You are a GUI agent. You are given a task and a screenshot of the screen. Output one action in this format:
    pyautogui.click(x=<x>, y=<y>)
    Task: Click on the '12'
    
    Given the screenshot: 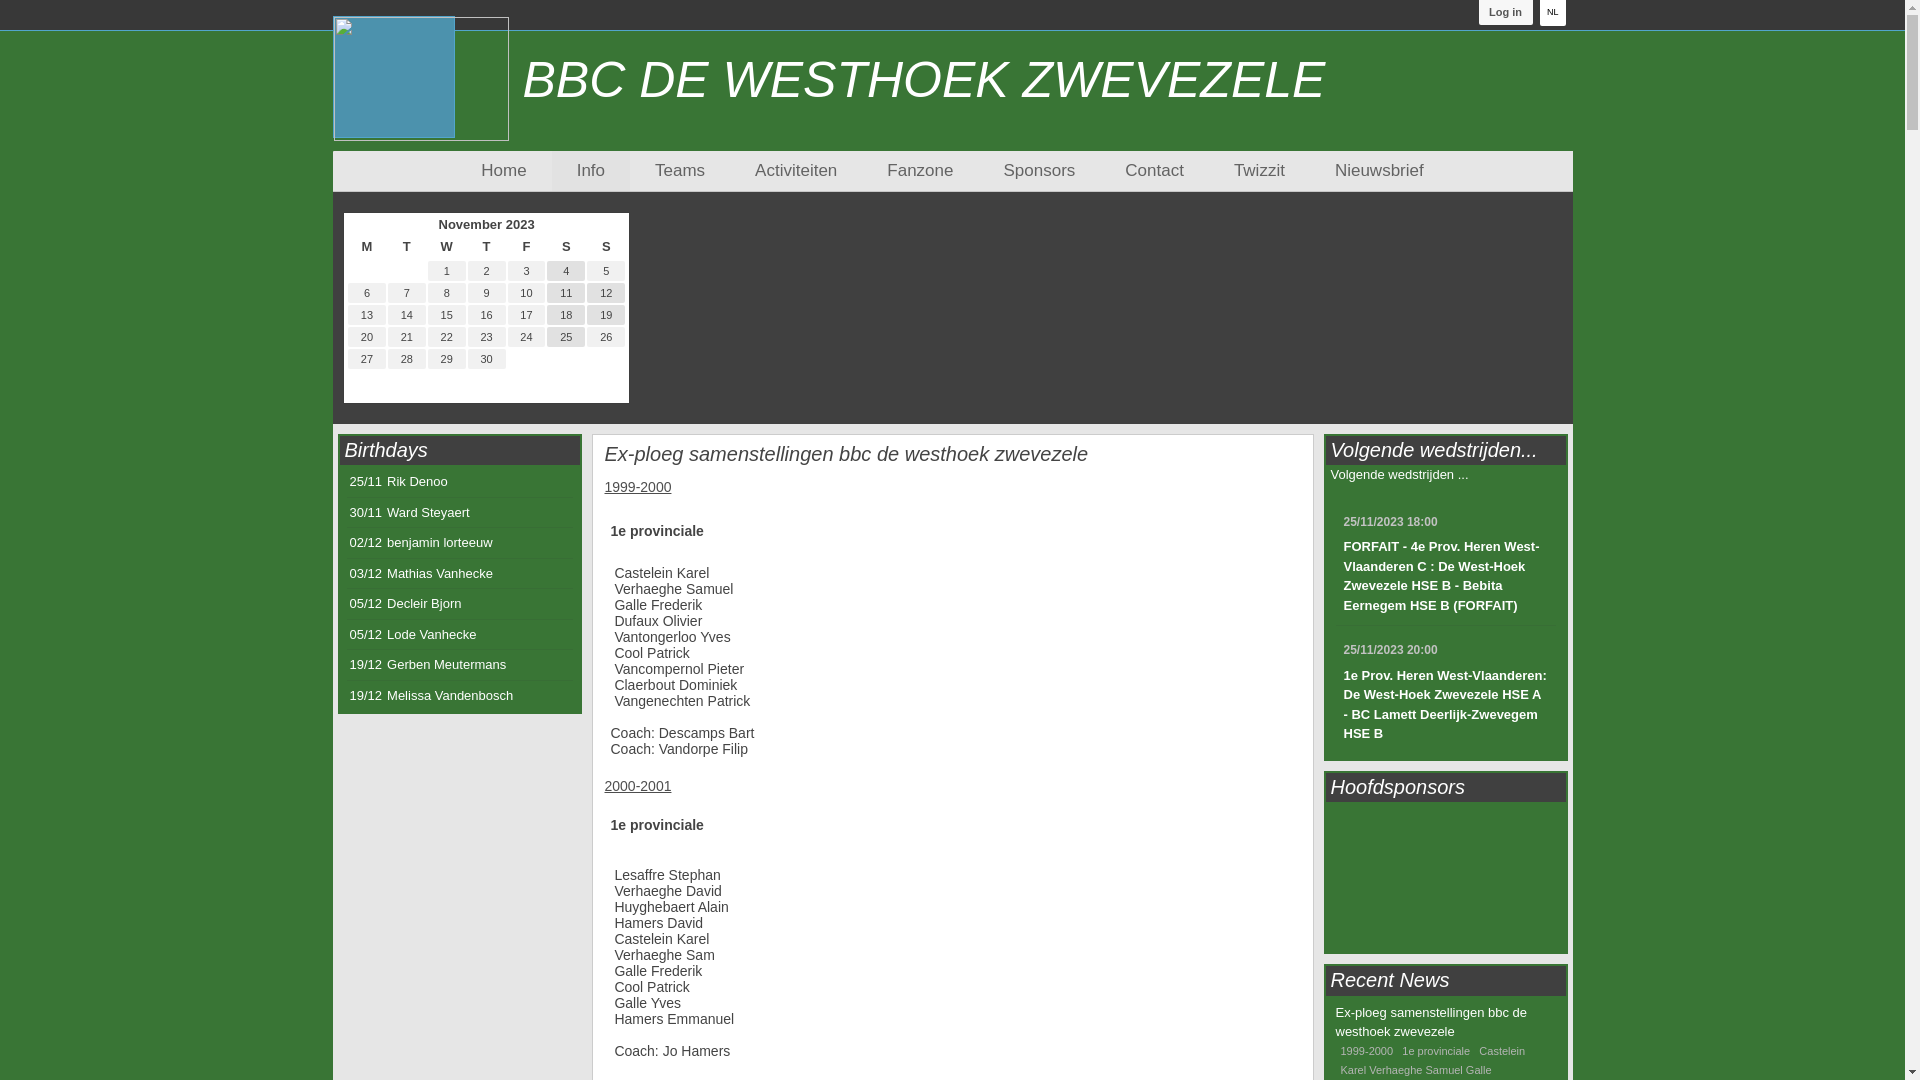 What is the action you would take?
    pyautogui.click(x=604, y=293)
    